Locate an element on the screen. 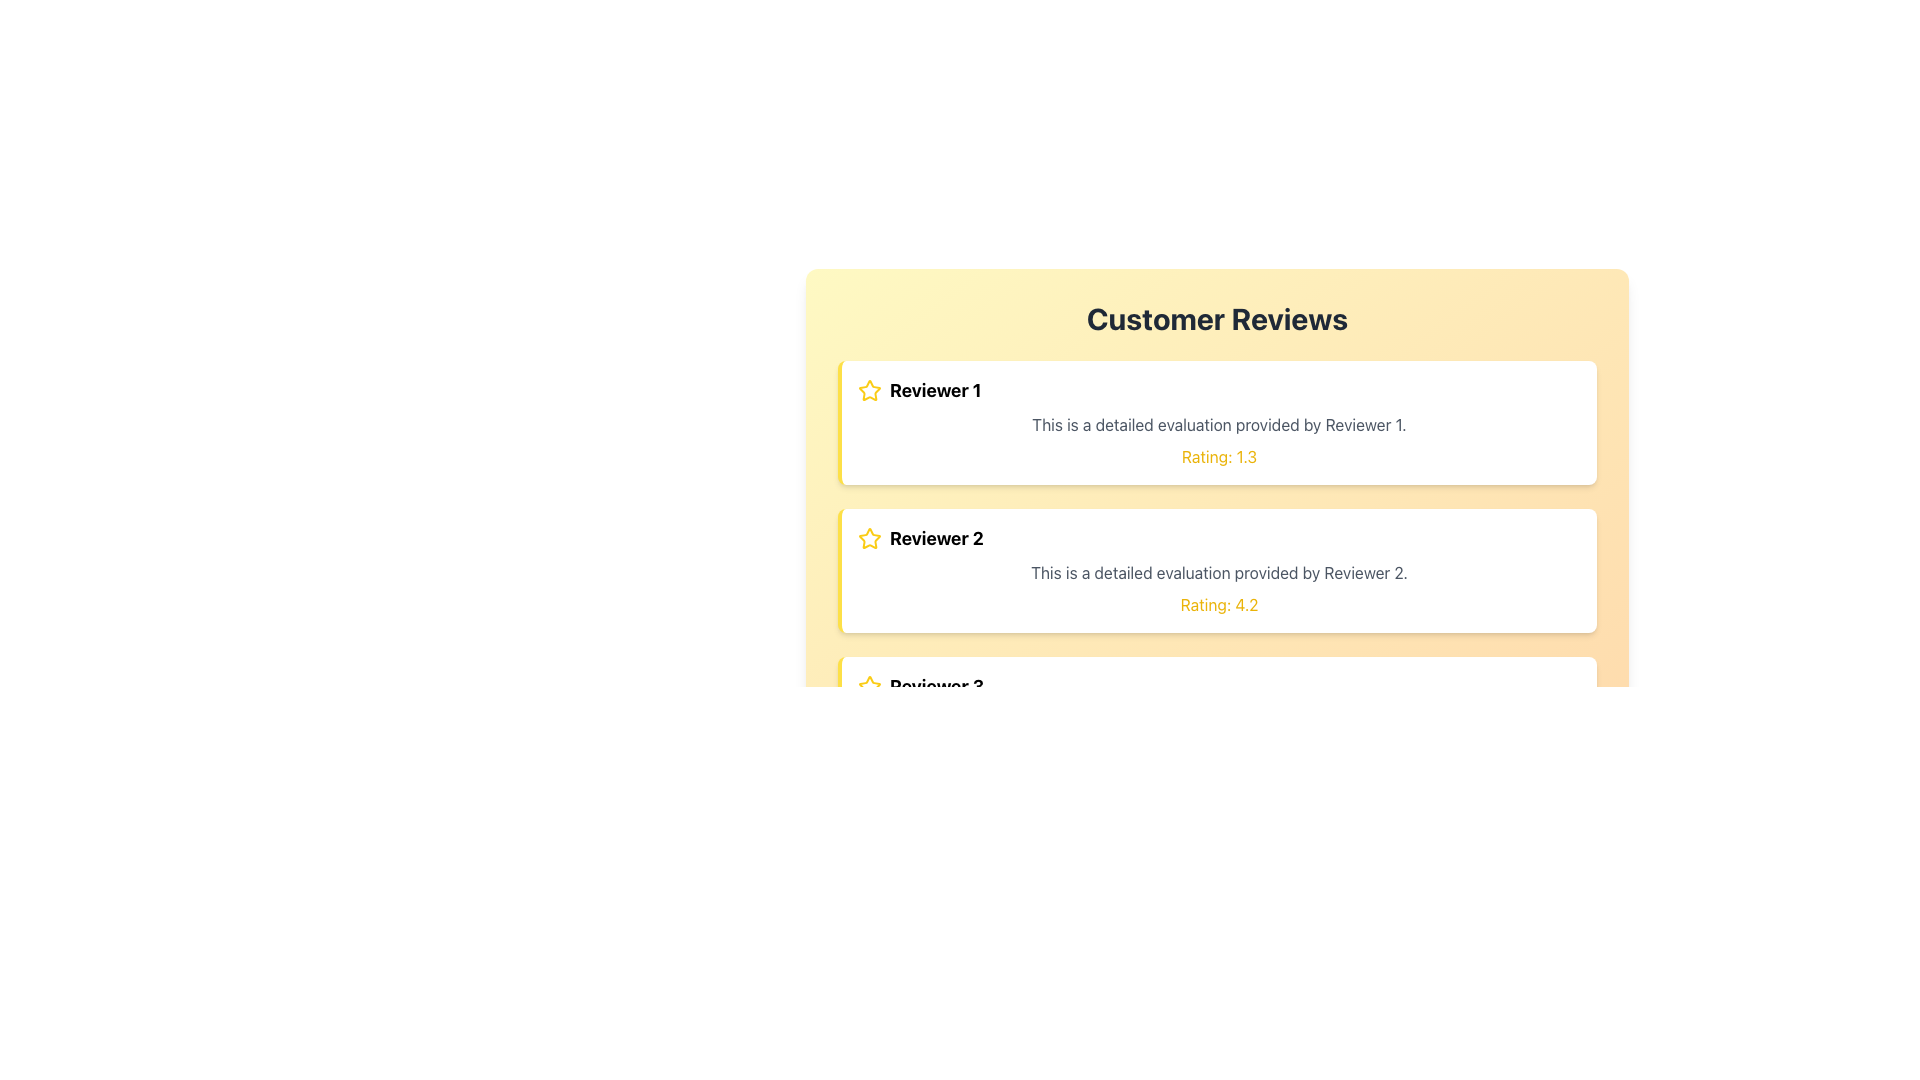 Image resolution: width=1920 pixels, height=1080 pixels. the numerical rating Text Label displayed in the second review card, located at the bottom of the card below the review description text is located at coordinates (1218, 604).